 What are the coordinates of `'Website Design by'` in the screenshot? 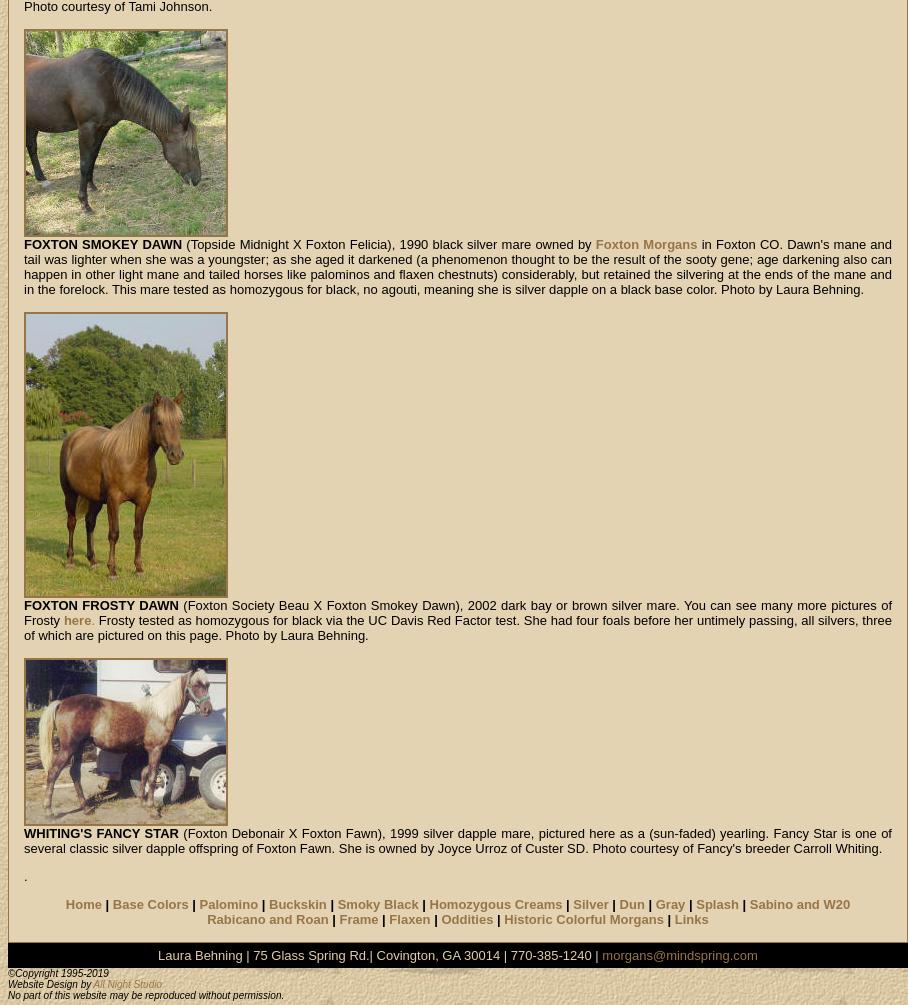 It's located at (6, 983).